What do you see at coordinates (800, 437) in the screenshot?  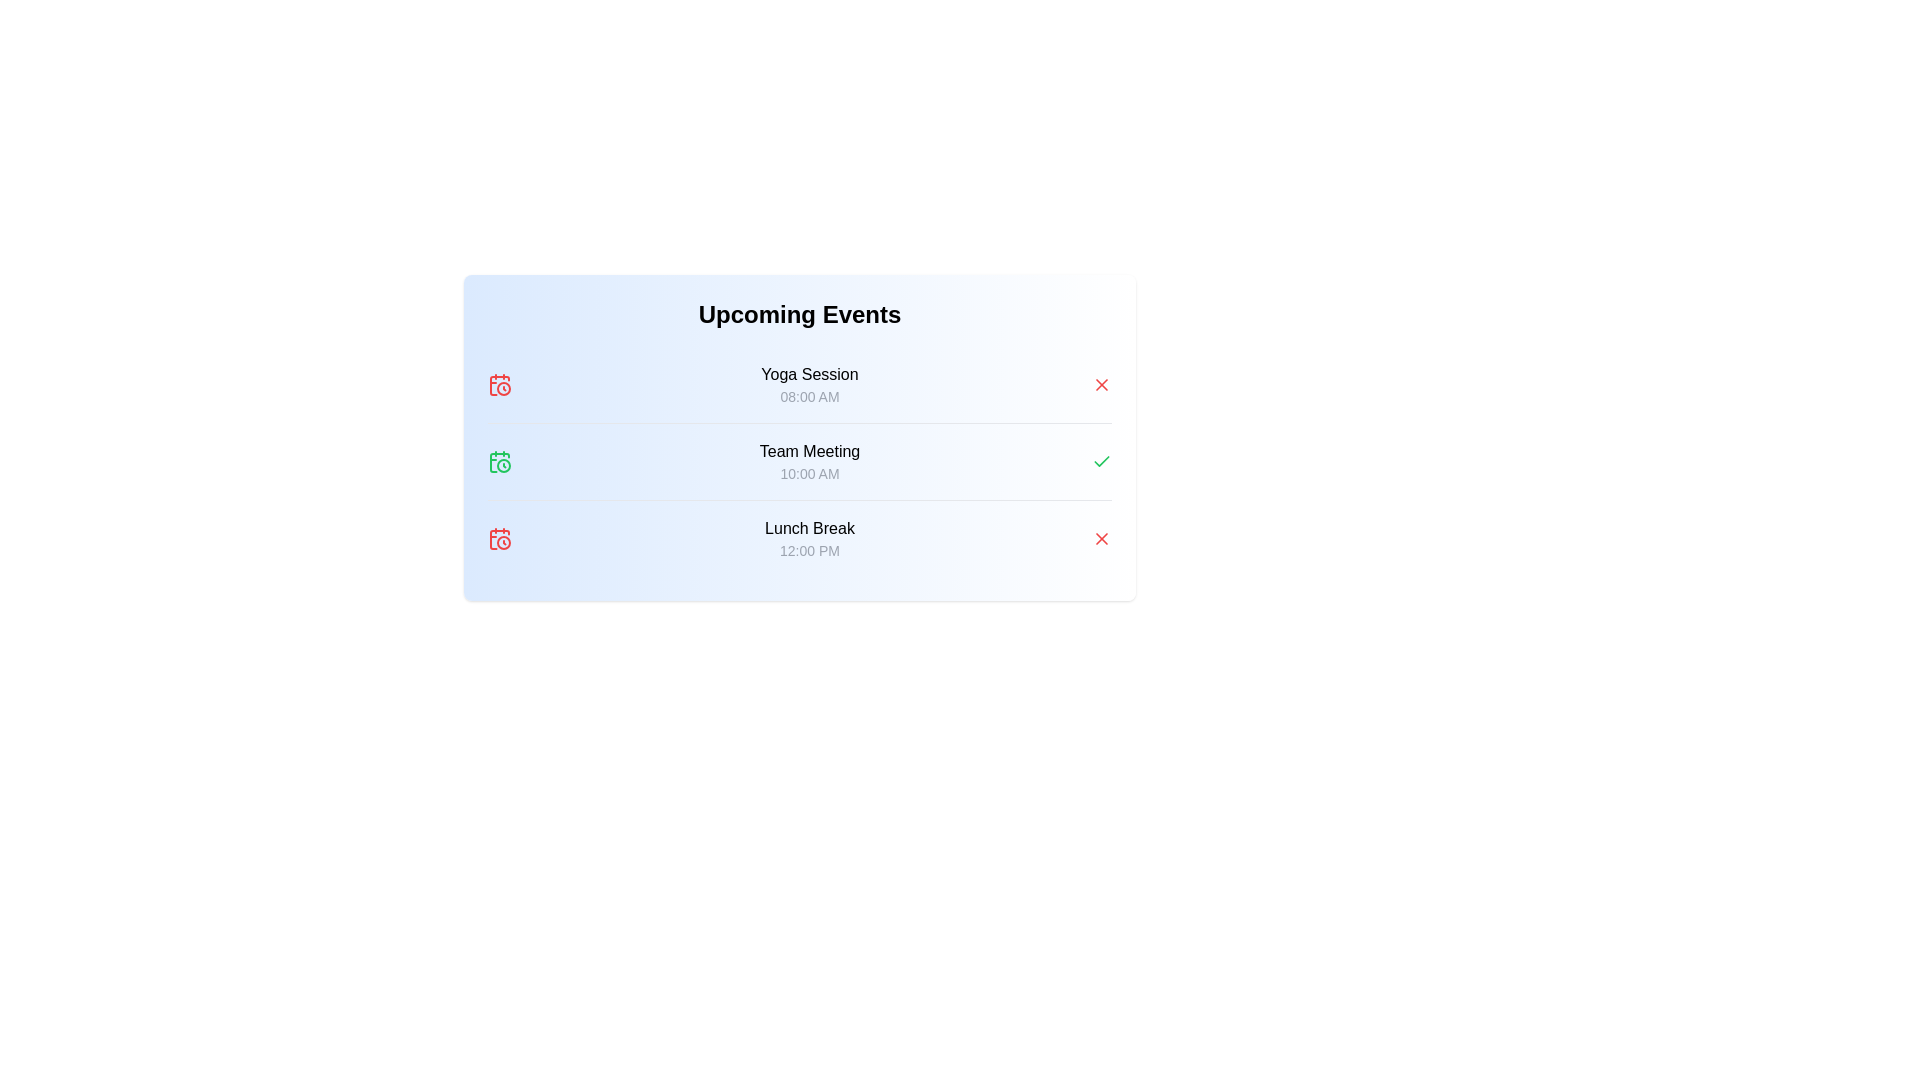 I see `the individual event icons in the 'Upcoming Events' section to modify or delete events` at bounding box center [800, 437].